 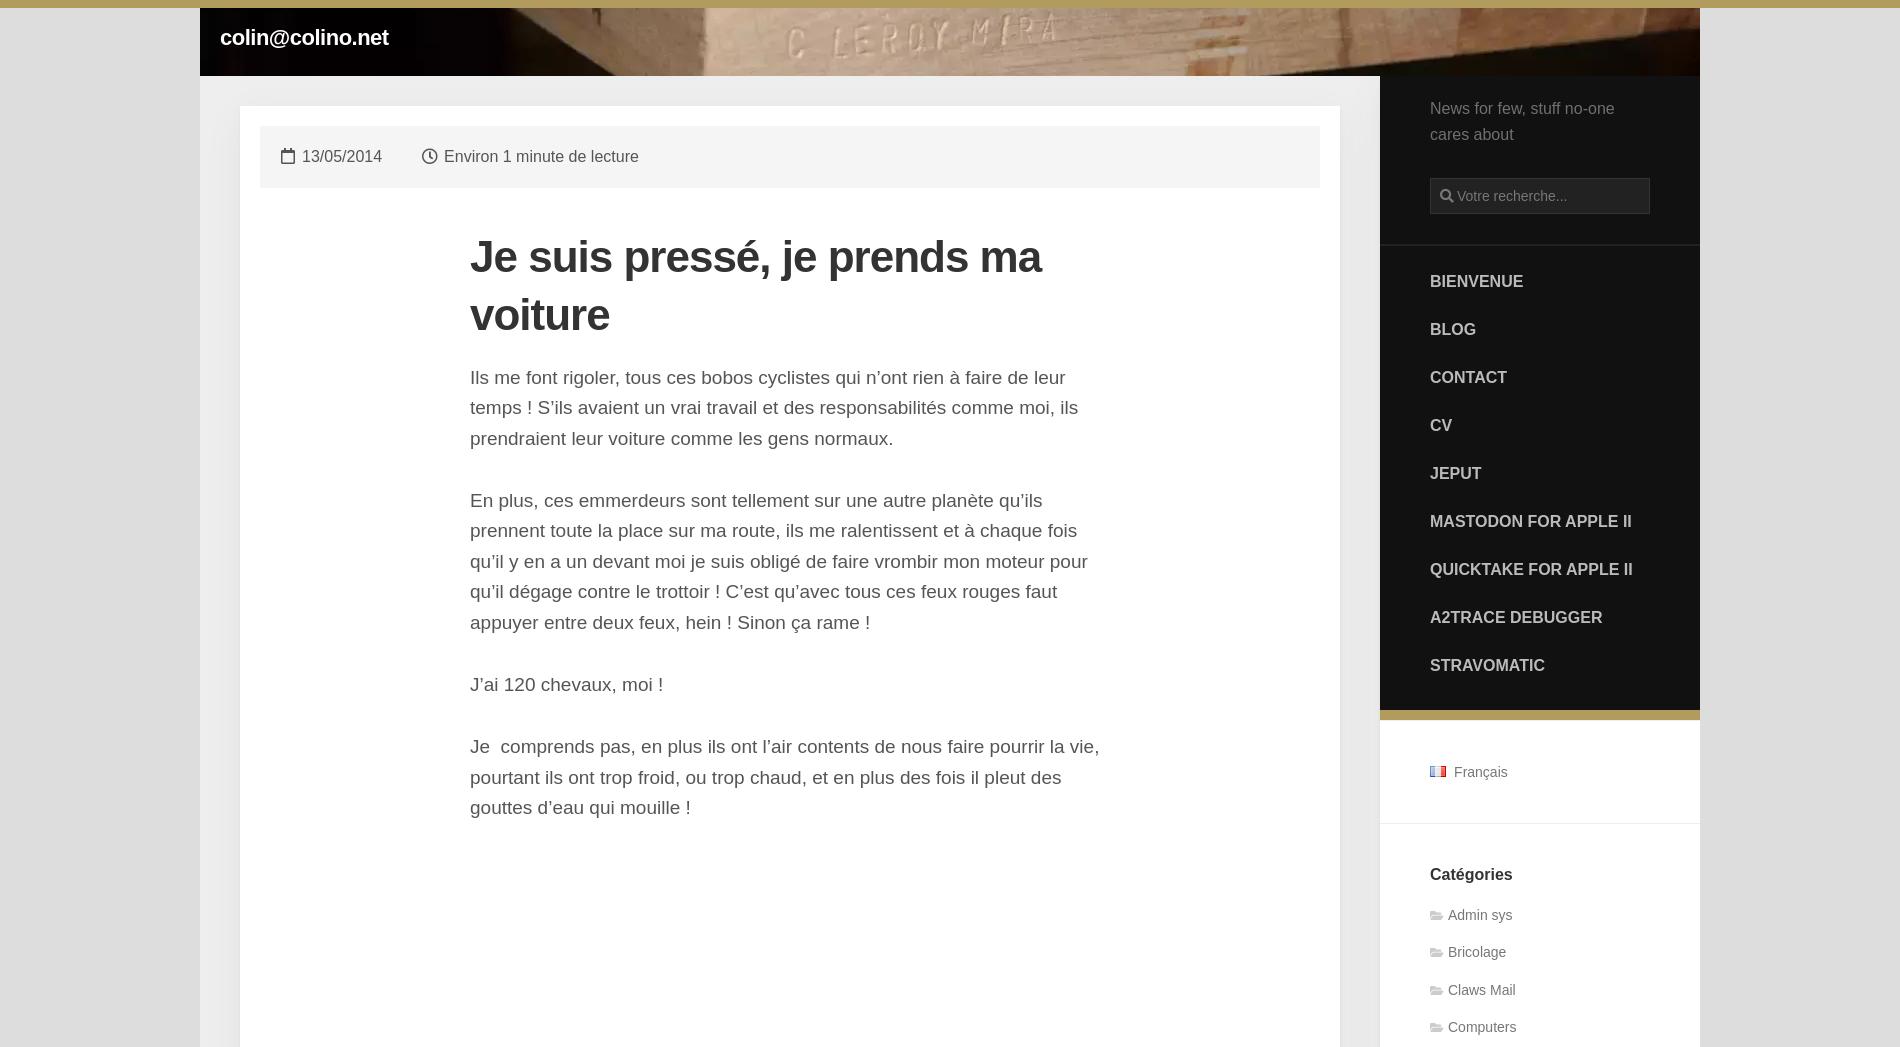 What do you see at coordinates (1477, 951) in the screenshot?
I see `'Bricolage'` at bounding box center [1477, 951].